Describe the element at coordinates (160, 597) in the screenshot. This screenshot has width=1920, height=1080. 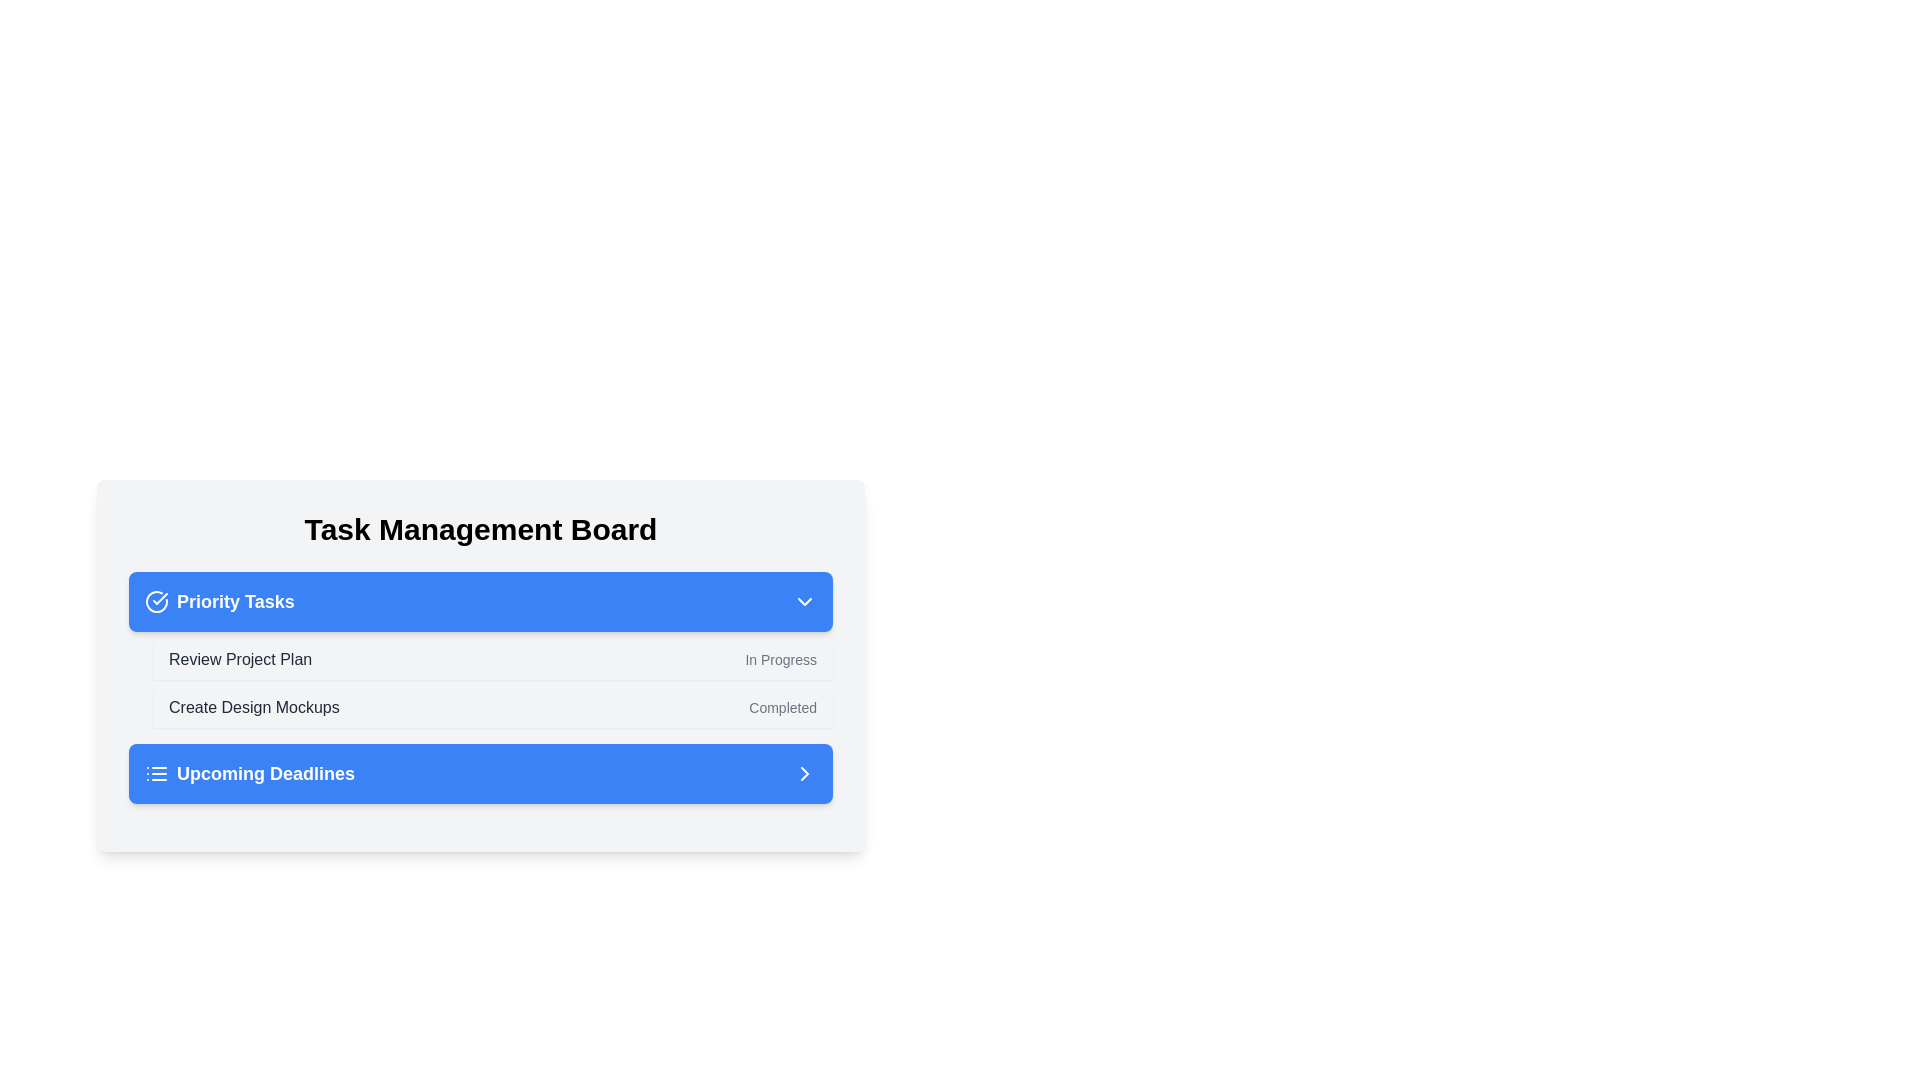
I see `the circular icon with a checkmark inside it, located to the left of the 'Priority Tasks' header in the blue banner` at that location.